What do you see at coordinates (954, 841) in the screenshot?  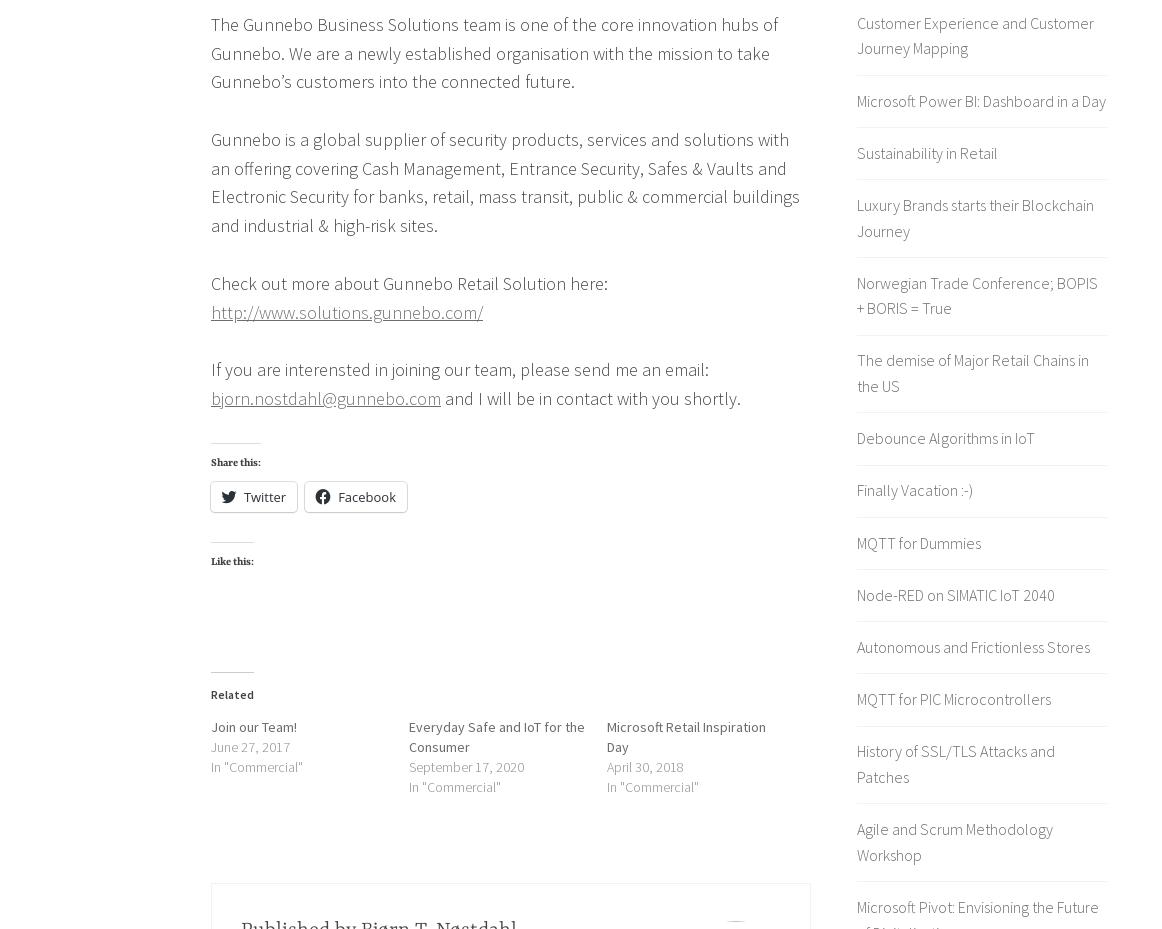 I see `'Agile and Scrum Methodology Workshop'` at bounding box center [954, 841].